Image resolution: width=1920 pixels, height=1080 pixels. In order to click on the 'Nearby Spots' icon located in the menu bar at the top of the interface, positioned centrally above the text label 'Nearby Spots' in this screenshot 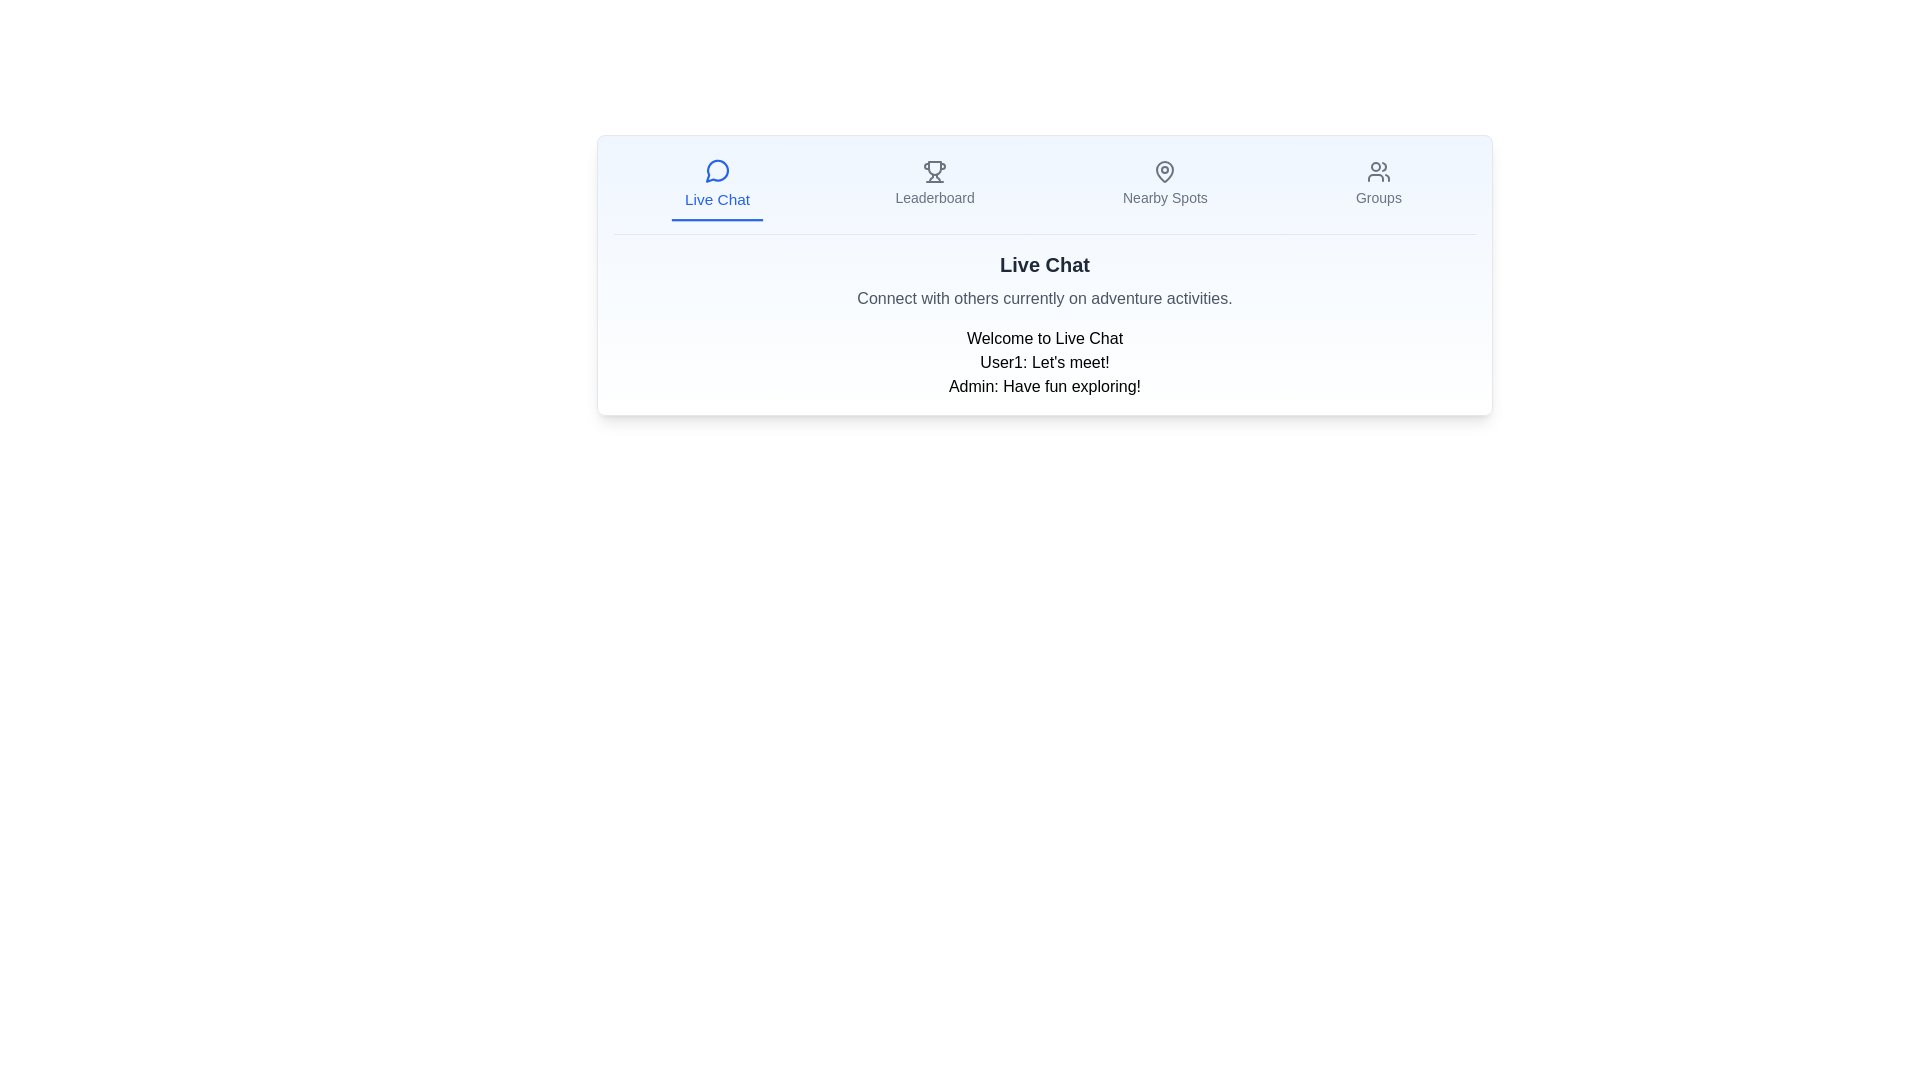, I will do `click(1165, 171)`.